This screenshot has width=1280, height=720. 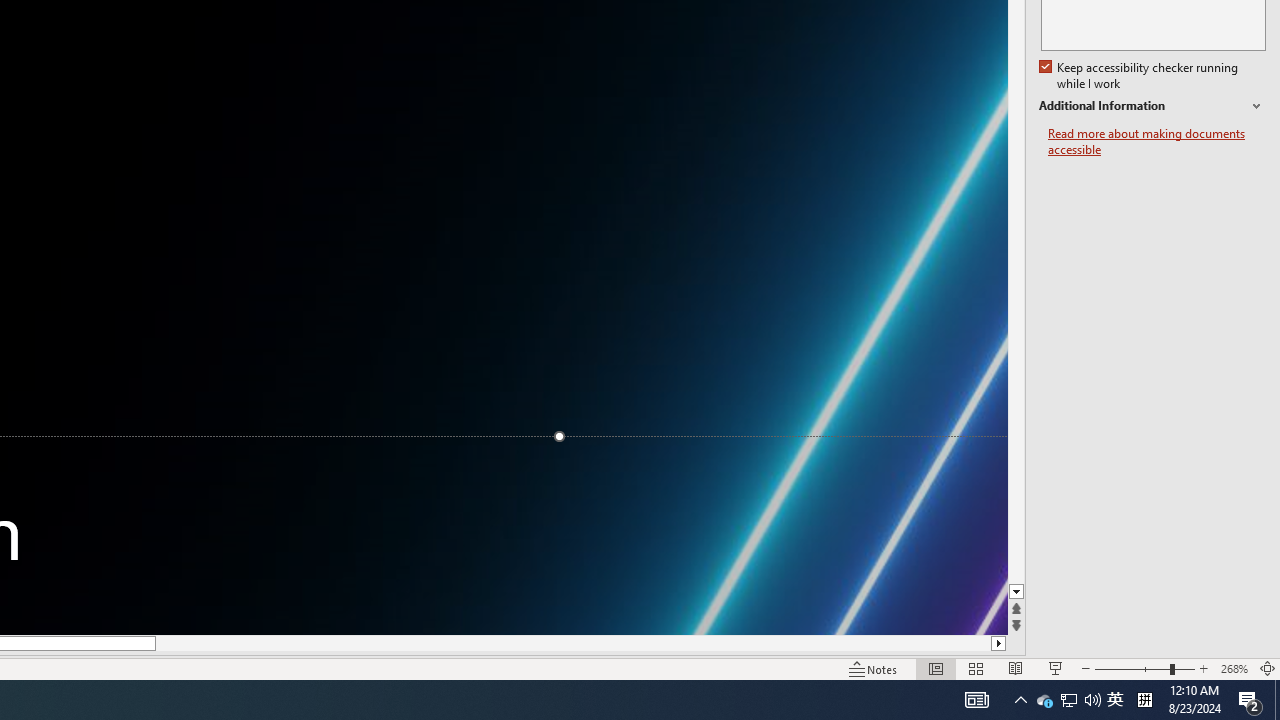 I want to click on 'Keep accessibility checker running while I work', so click(x=1140, y=75).